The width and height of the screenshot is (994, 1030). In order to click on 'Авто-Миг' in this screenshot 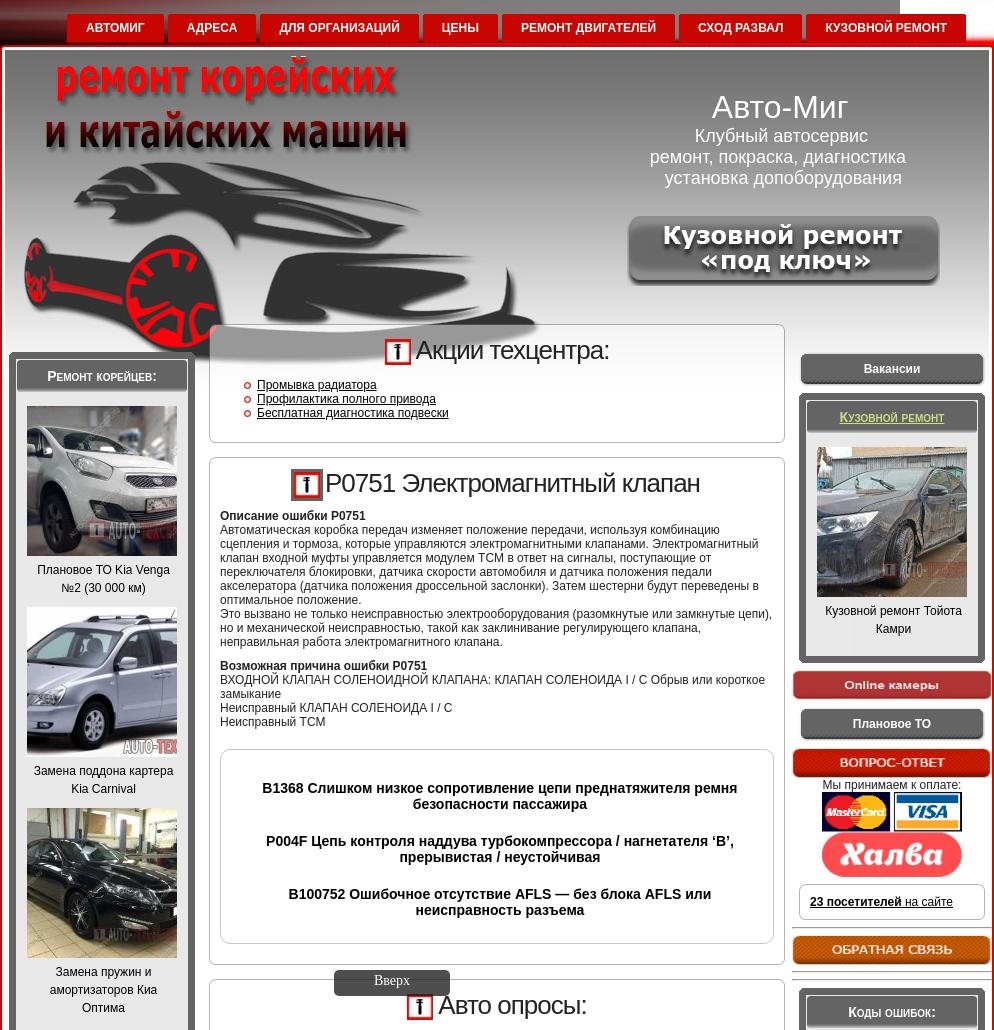, I will do `click(778, 106)`.